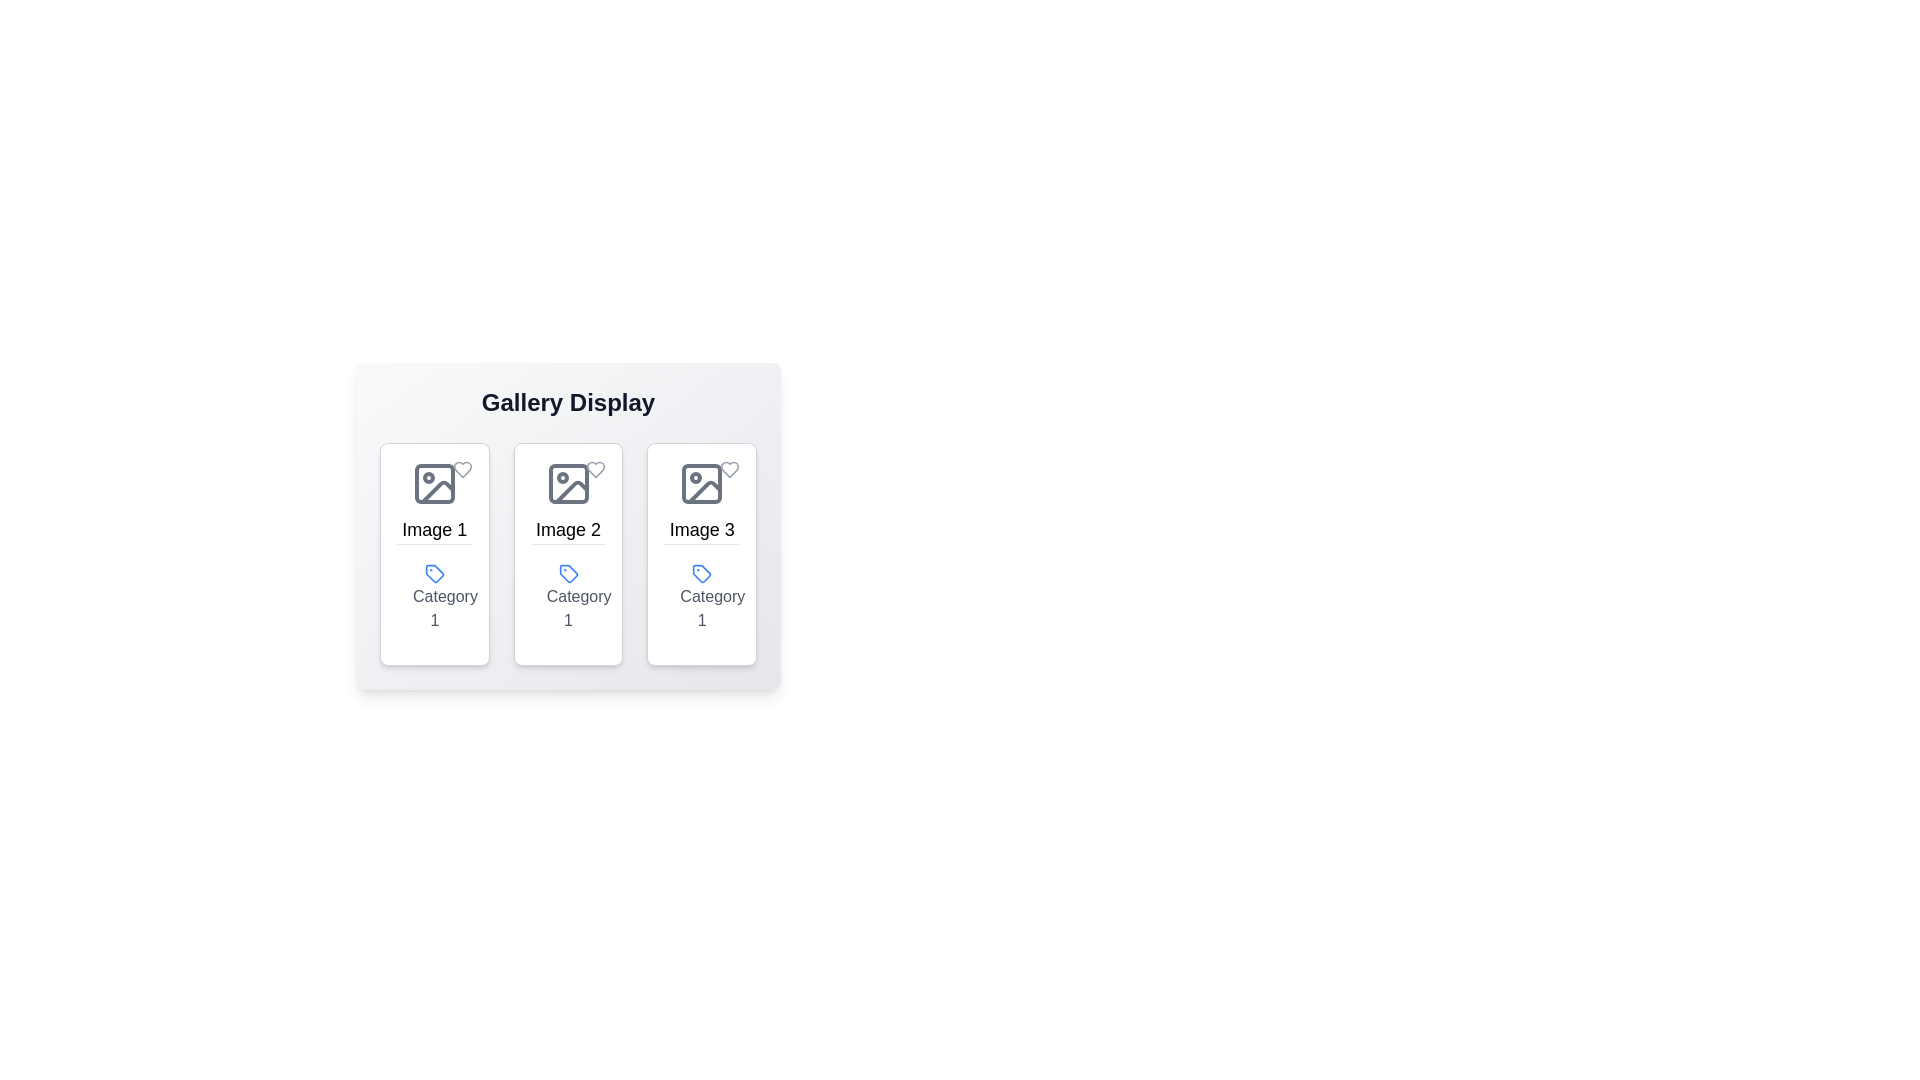 The image size is (1920, 1080). What do you see at coordinates (433, 573) in the screenshot?
I see `the tag-shaped icon with a blue outline in the middle card of the horizontally aligned row of three cards` at bounding box center [433, 573].